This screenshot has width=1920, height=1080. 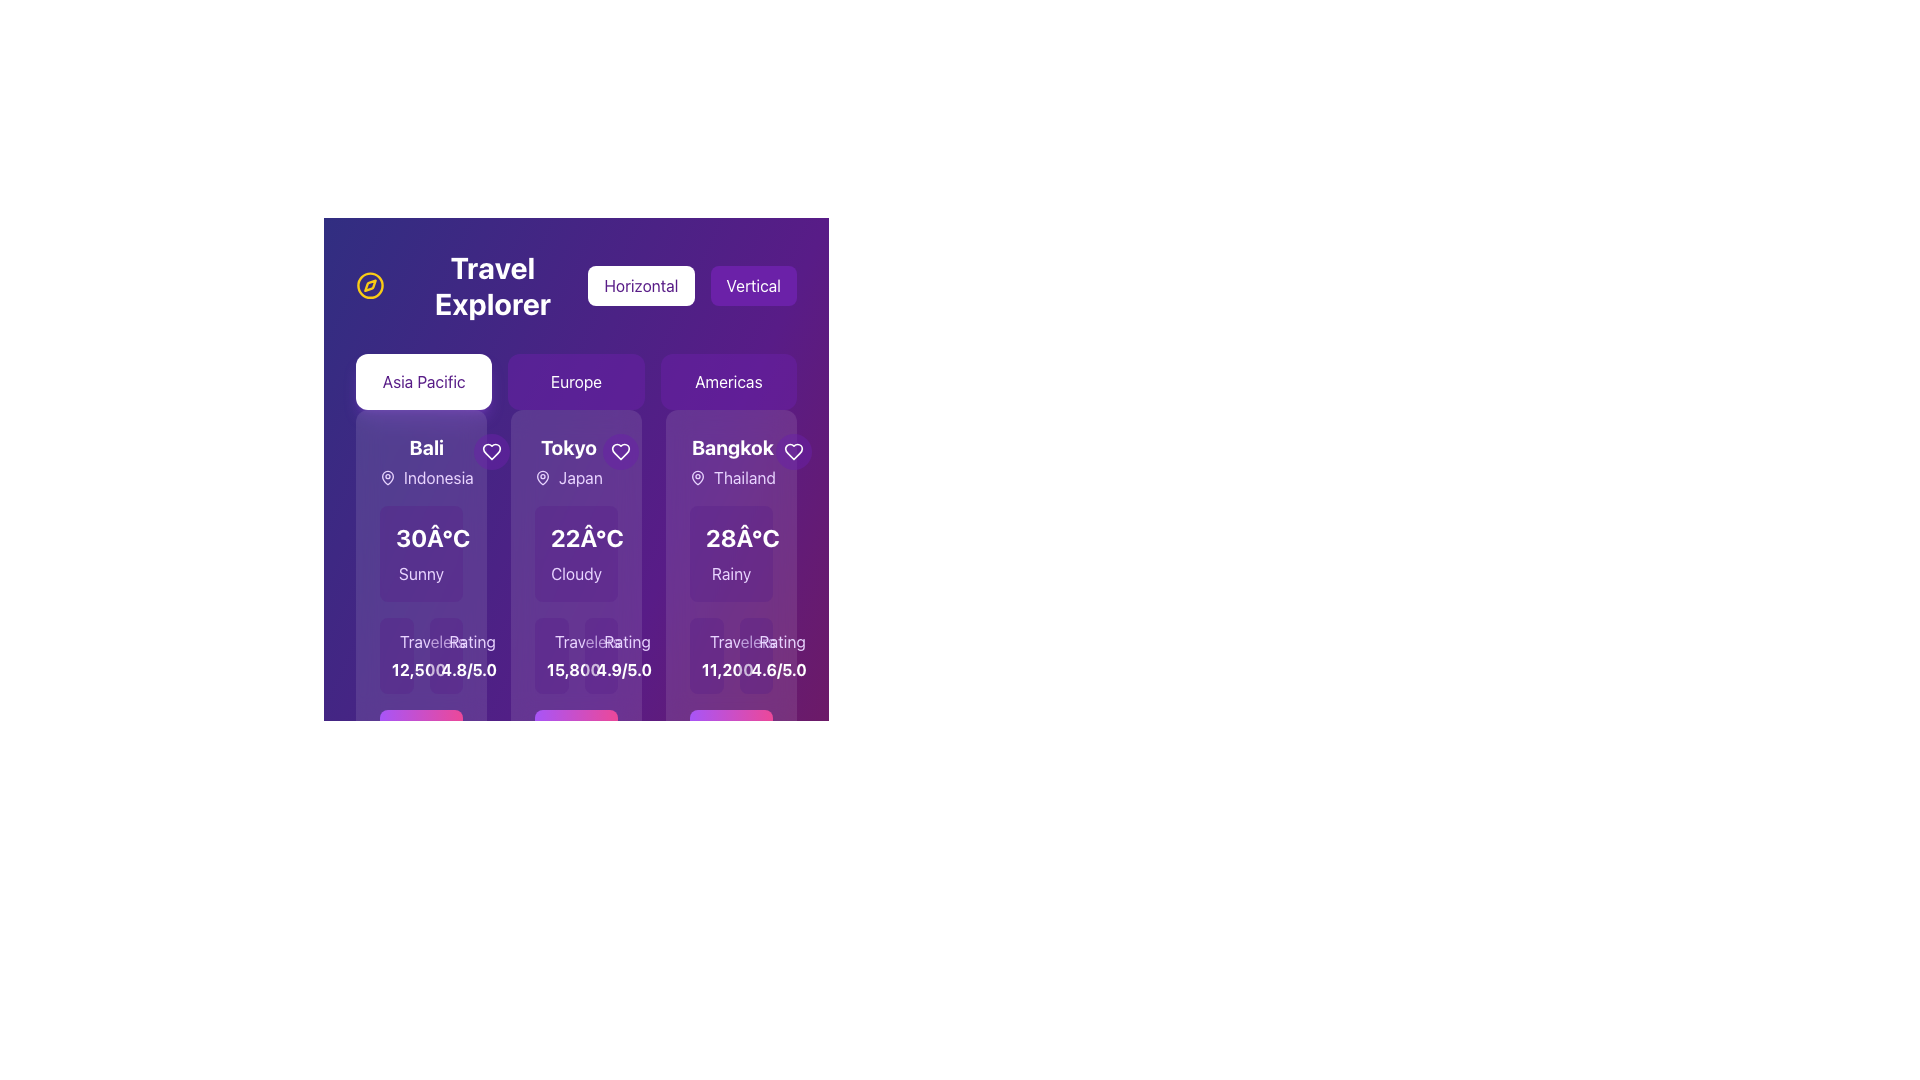 What do you see at coordinates (575, 554) in the screenshot?
I see `the Information card displaying '22°C' and 'cloudy' with a semi-transparent purple background, located under the 'Tokyo' header in the 'Europe' section` at bounding box center [575, 554].